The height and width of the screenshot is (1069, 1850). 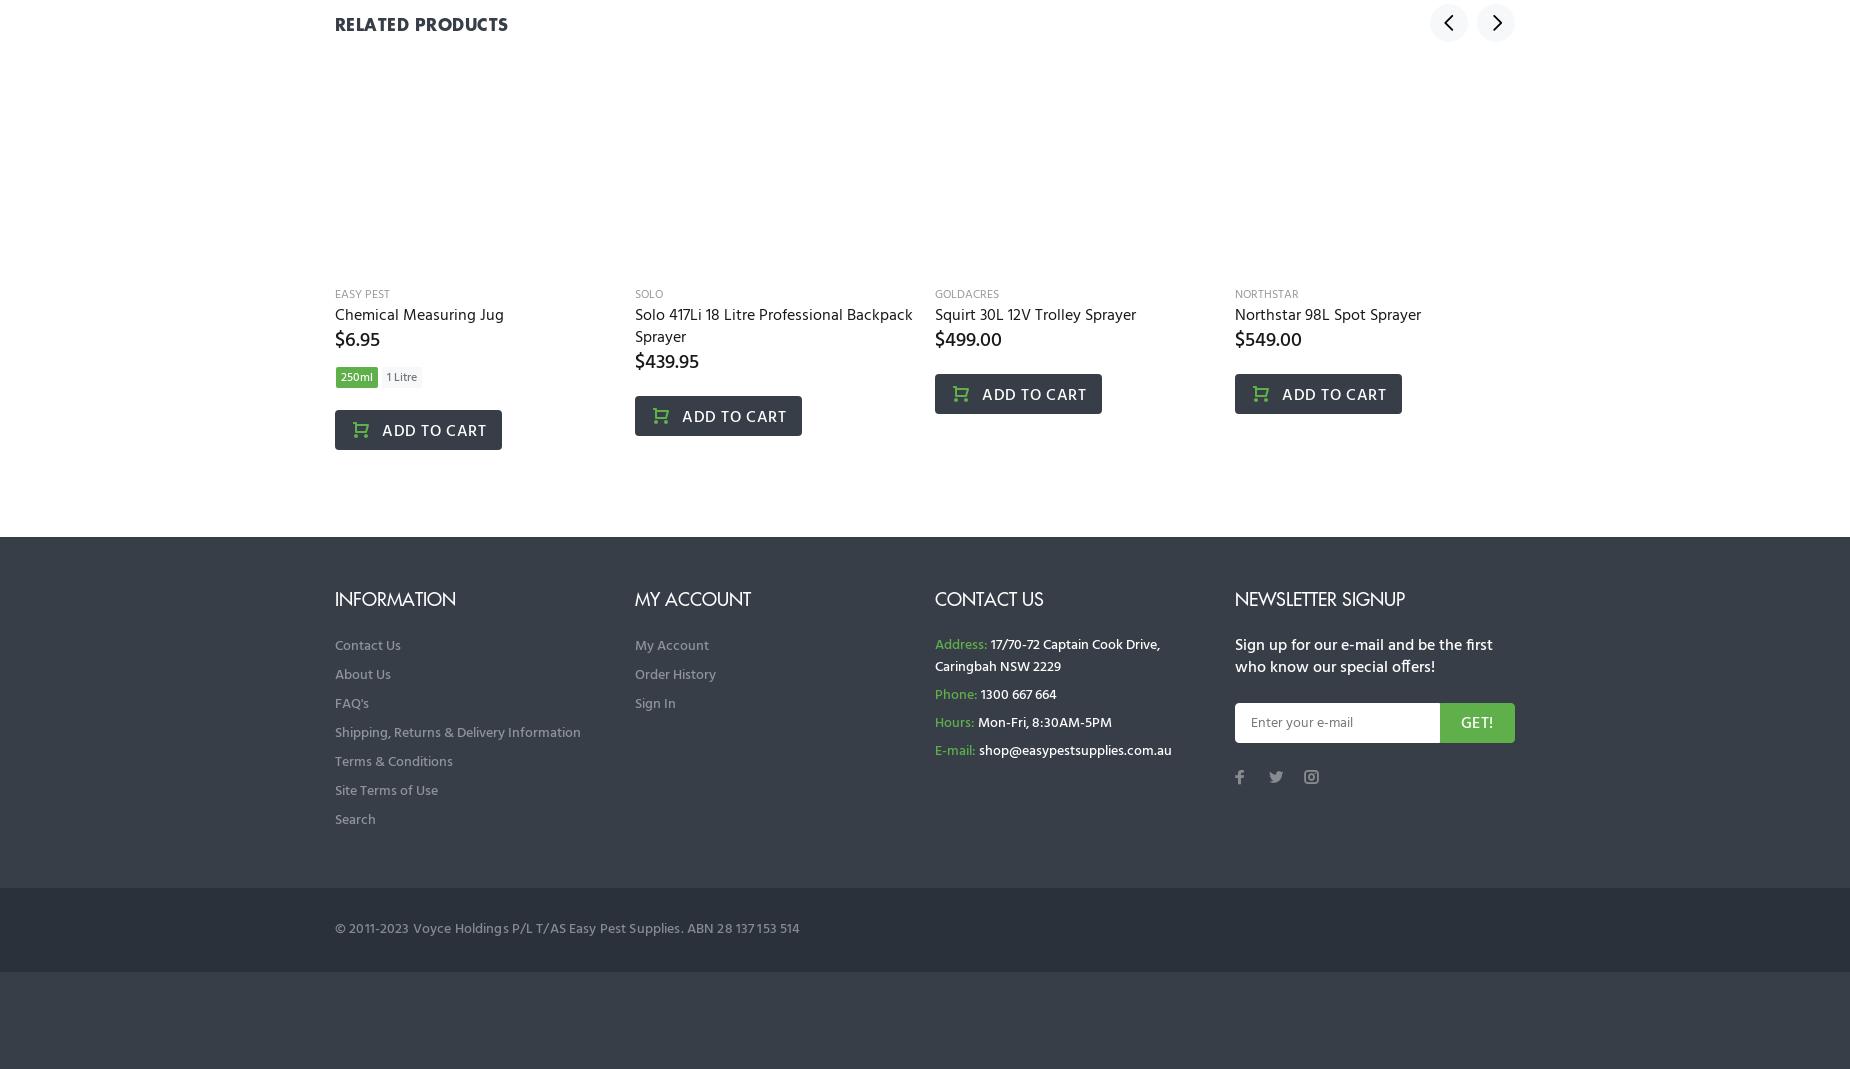 What do you see at coordinates (955, 694) in the screenshot?
I see `'Phone:'` at bounding box center [955, 694].